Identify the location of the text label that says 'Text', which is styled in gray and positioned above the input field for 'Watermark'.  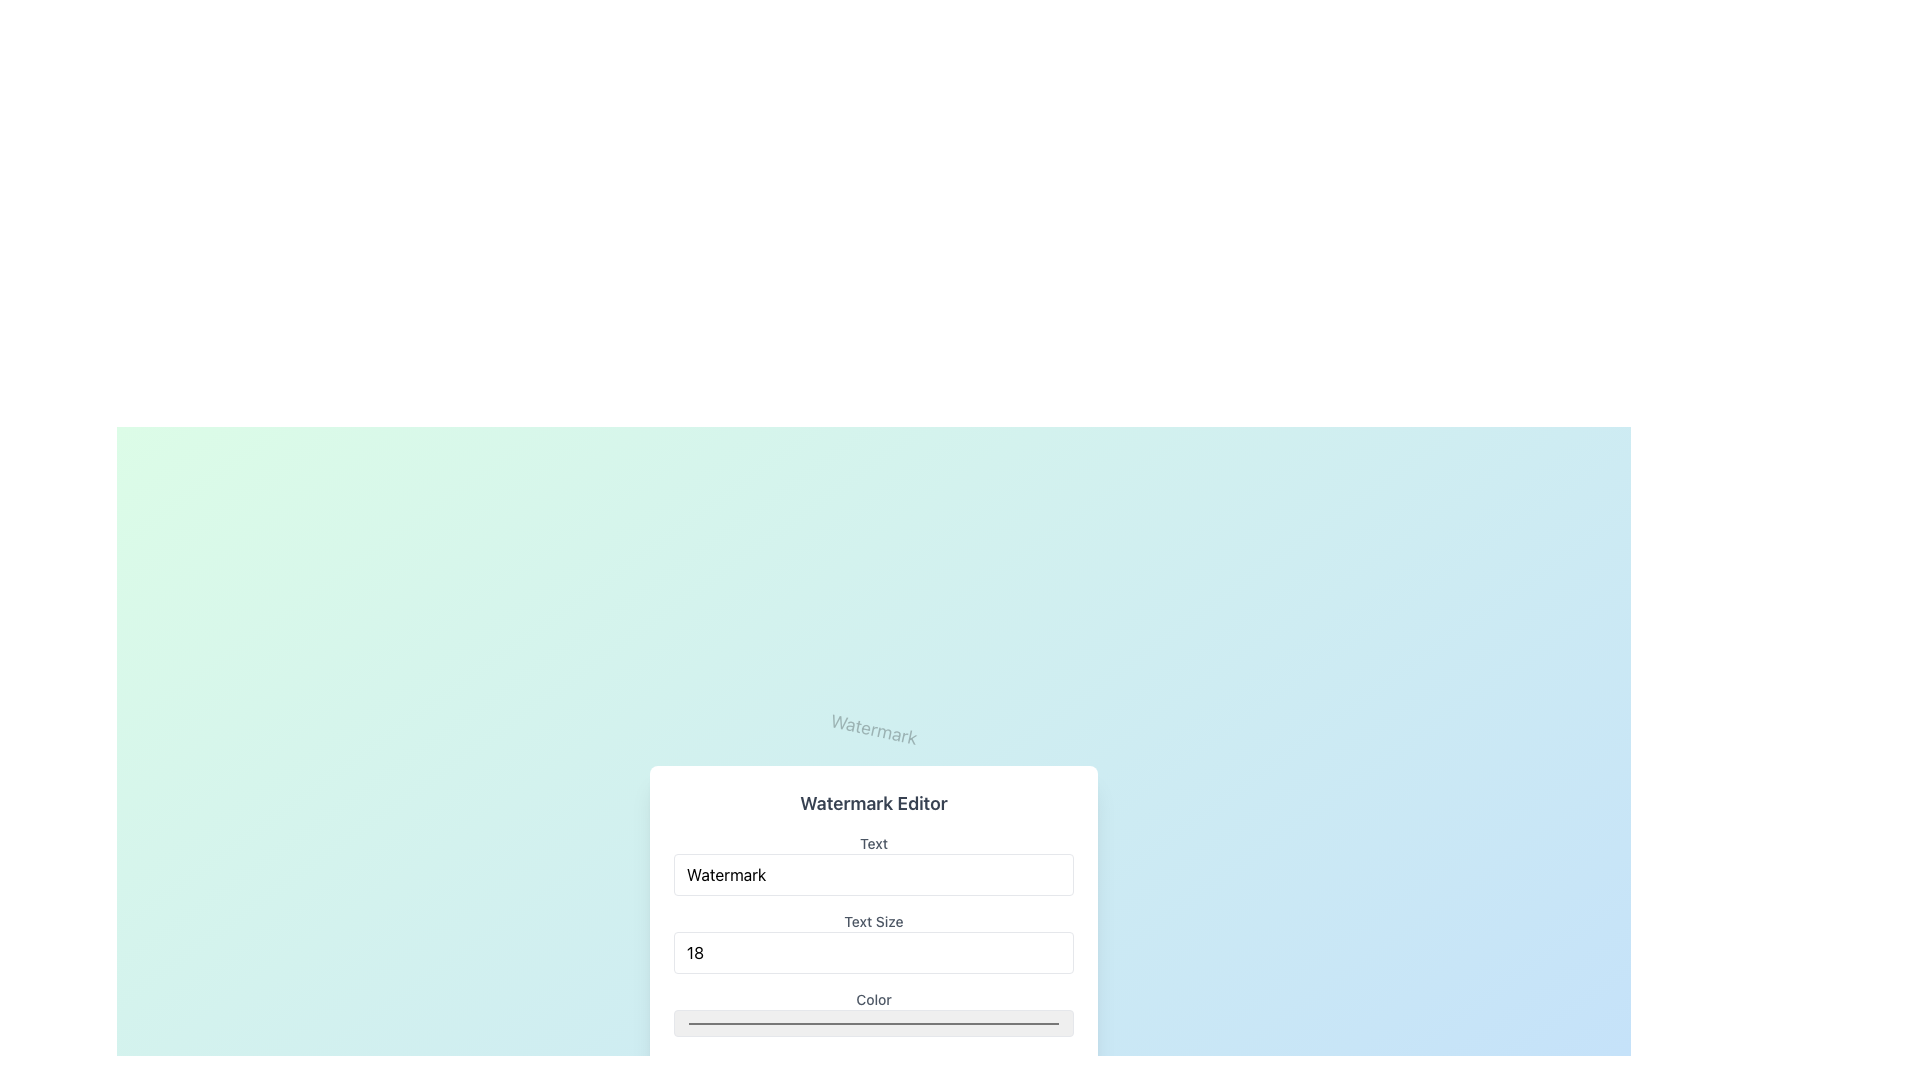
(873, 843).